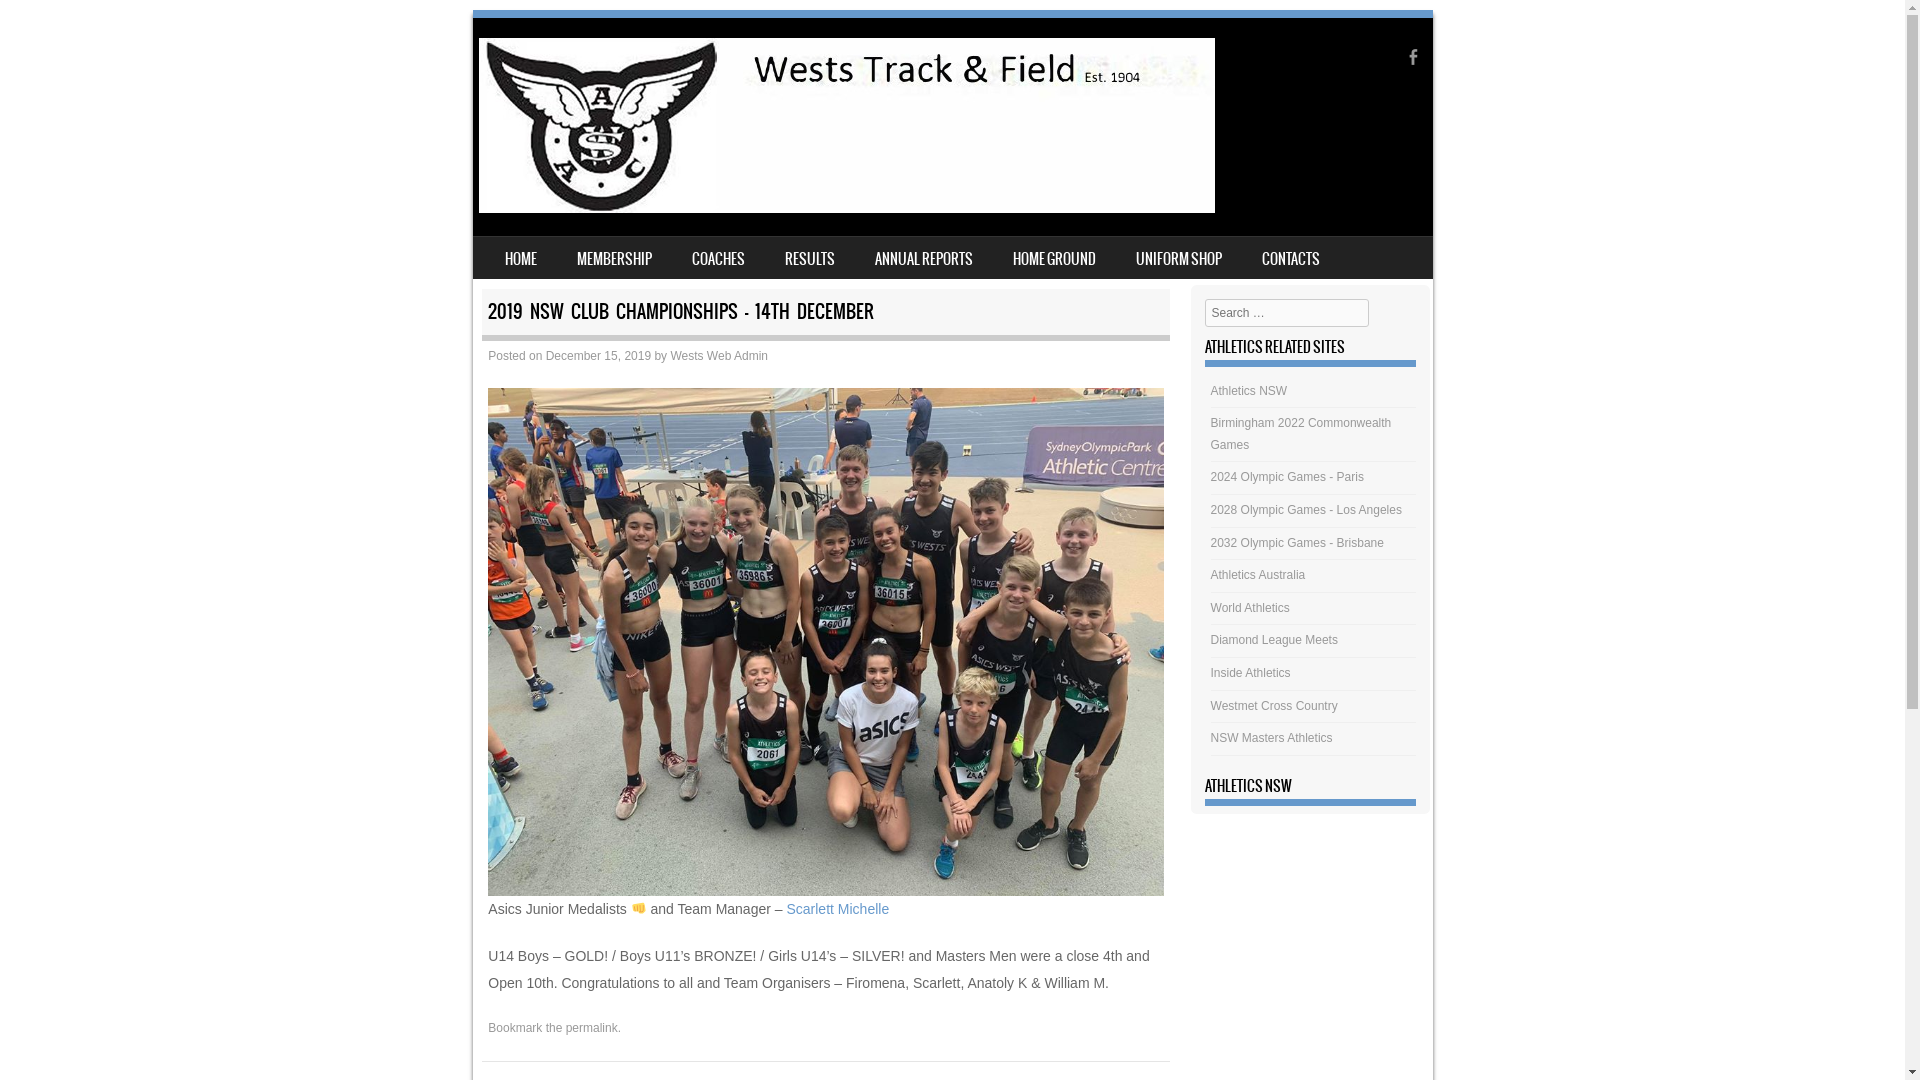 This screenshot has width=1920, height=1080. Describe the element at coordinates (1052, 257) in the screenshot. I see `'HOME GROUND'` at that location.